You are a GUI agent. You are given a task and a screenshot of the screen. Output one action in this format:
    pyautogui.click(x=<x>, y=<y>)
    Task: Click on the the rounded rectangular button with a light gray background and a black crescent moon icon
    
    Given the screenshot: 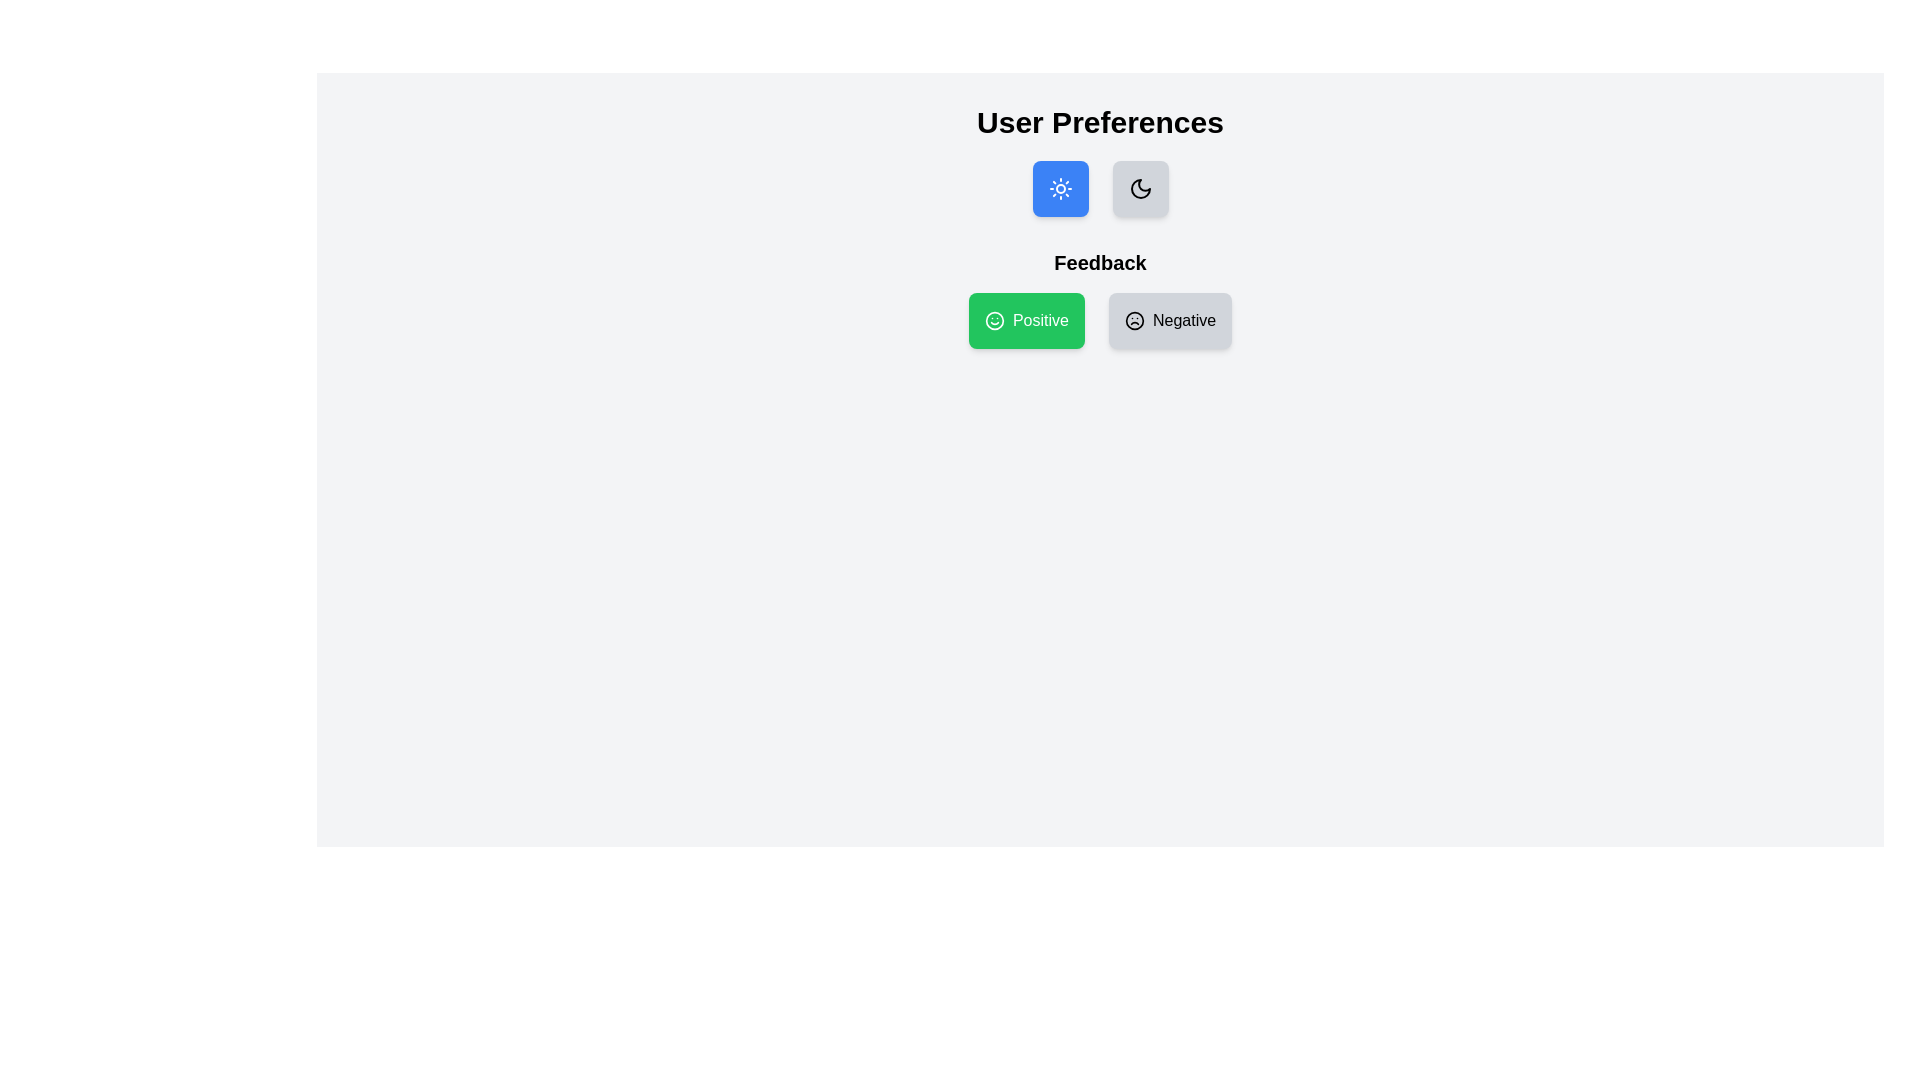 What is the action you would take?
    pyautogui.click(x=1140, y=189)
    